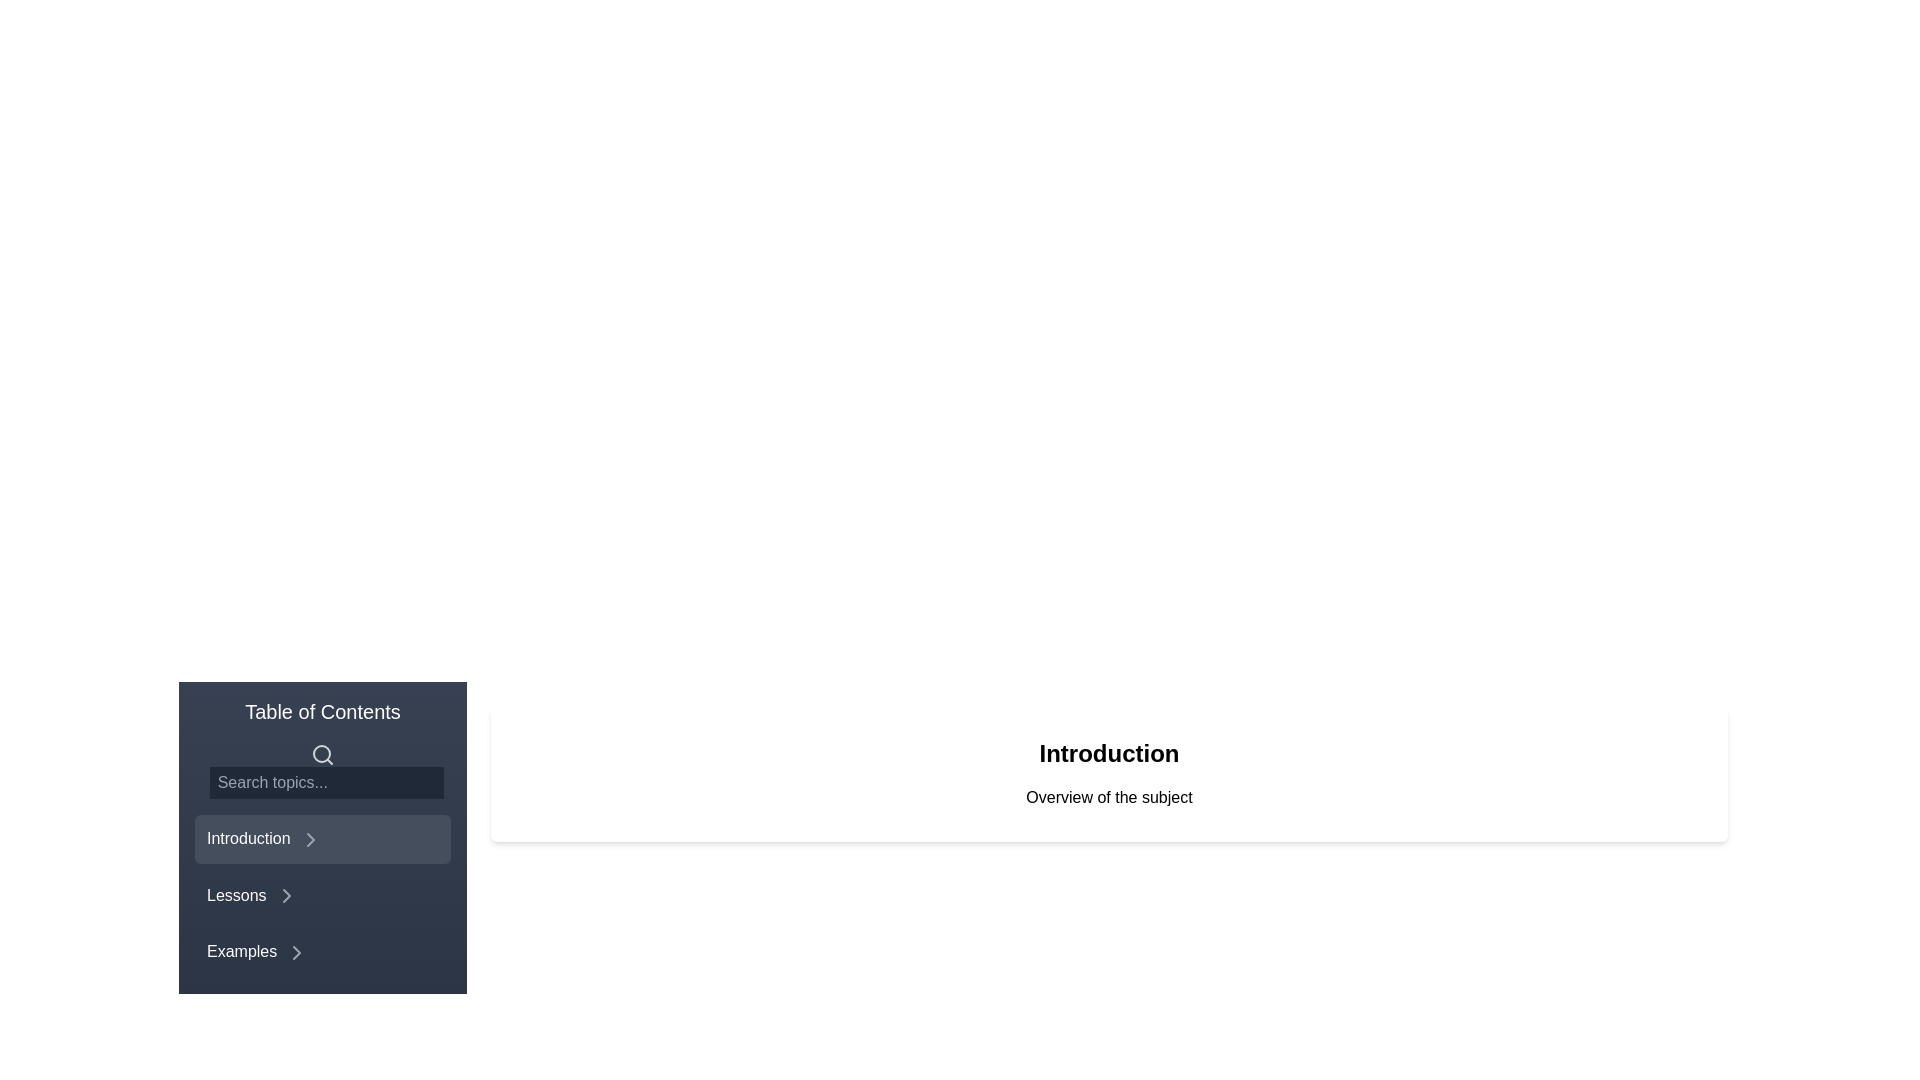 The height and width of the screenshot is (1080, 1920). Describe the element at coordinates (322, 711) in the screenshot. I see `text element displaying the title 'Table of Contents', which is prominently bold and centered in white on a dark background, positioned at the top of the sidebar for navigation` at that location.